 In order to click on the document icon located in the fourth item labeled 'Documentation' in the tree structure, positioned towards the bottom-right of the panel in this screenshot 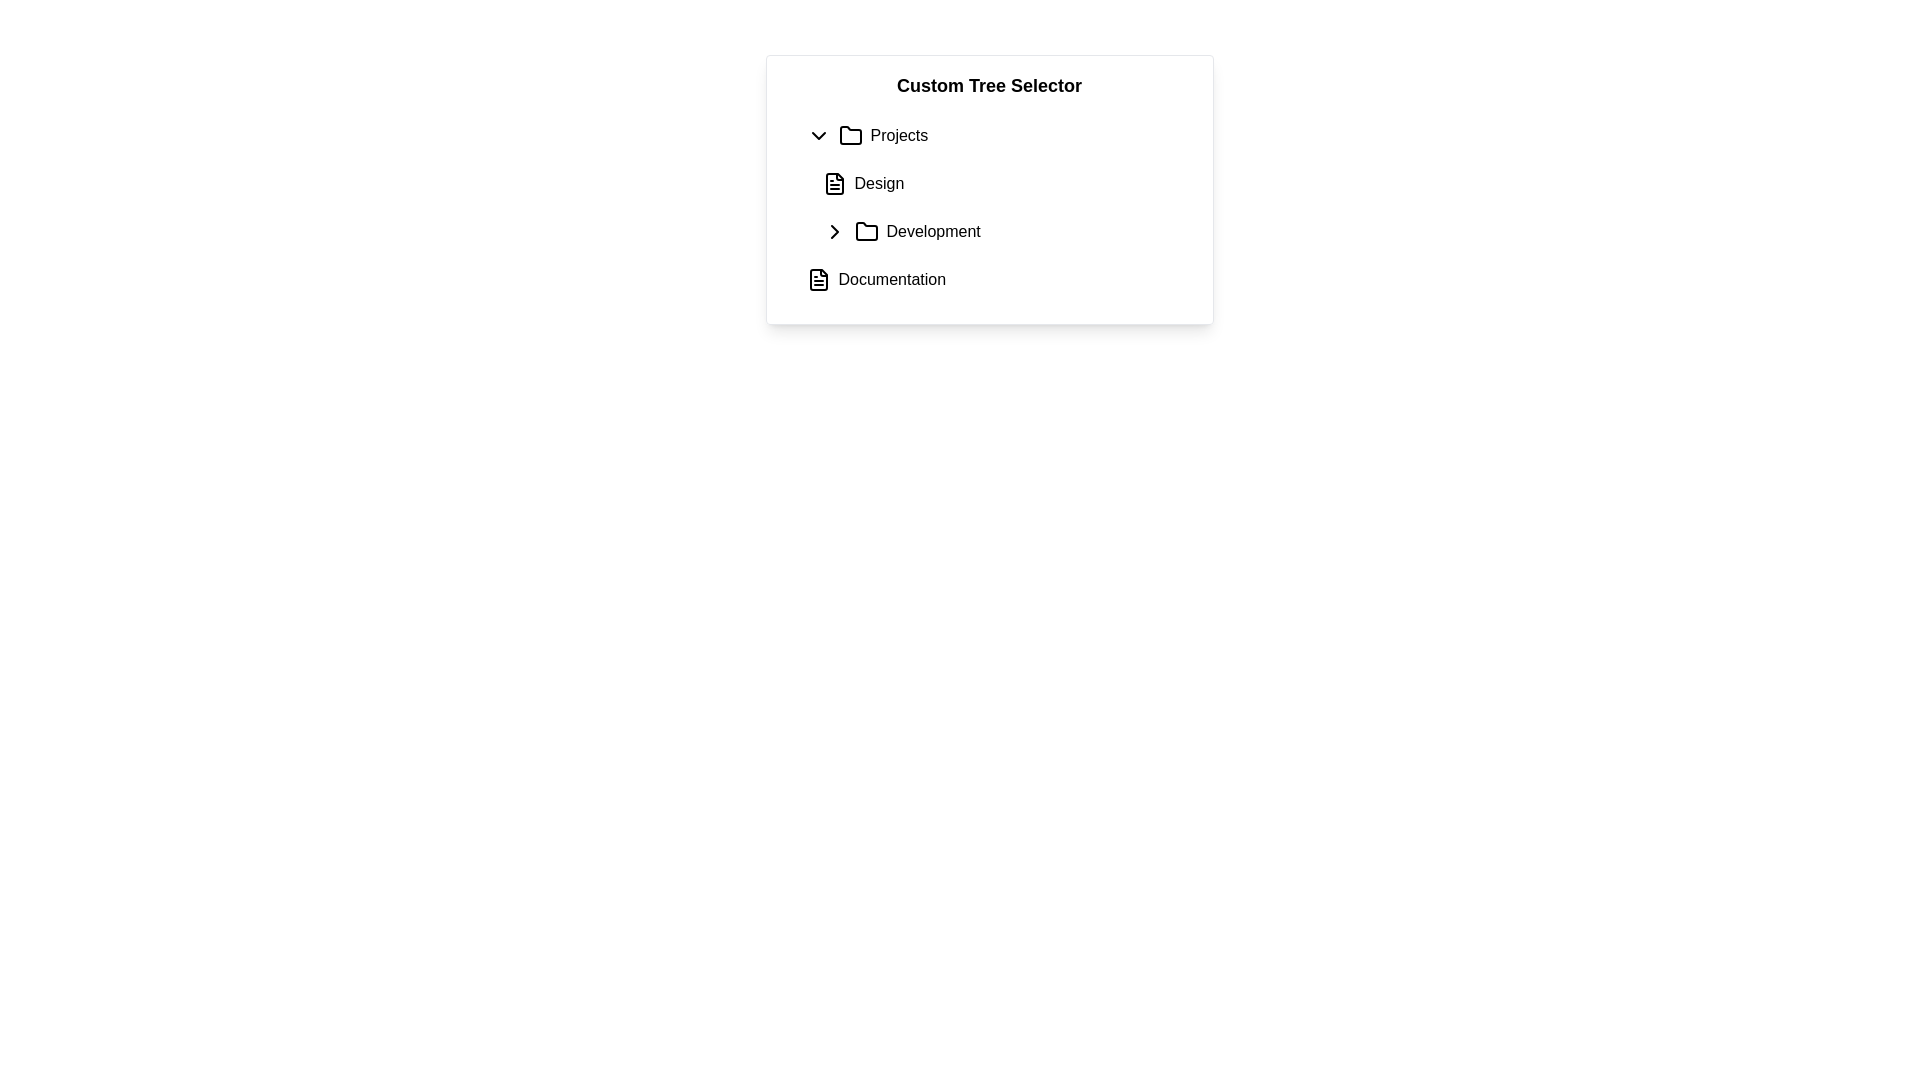, I will do `click(818, 280)`.